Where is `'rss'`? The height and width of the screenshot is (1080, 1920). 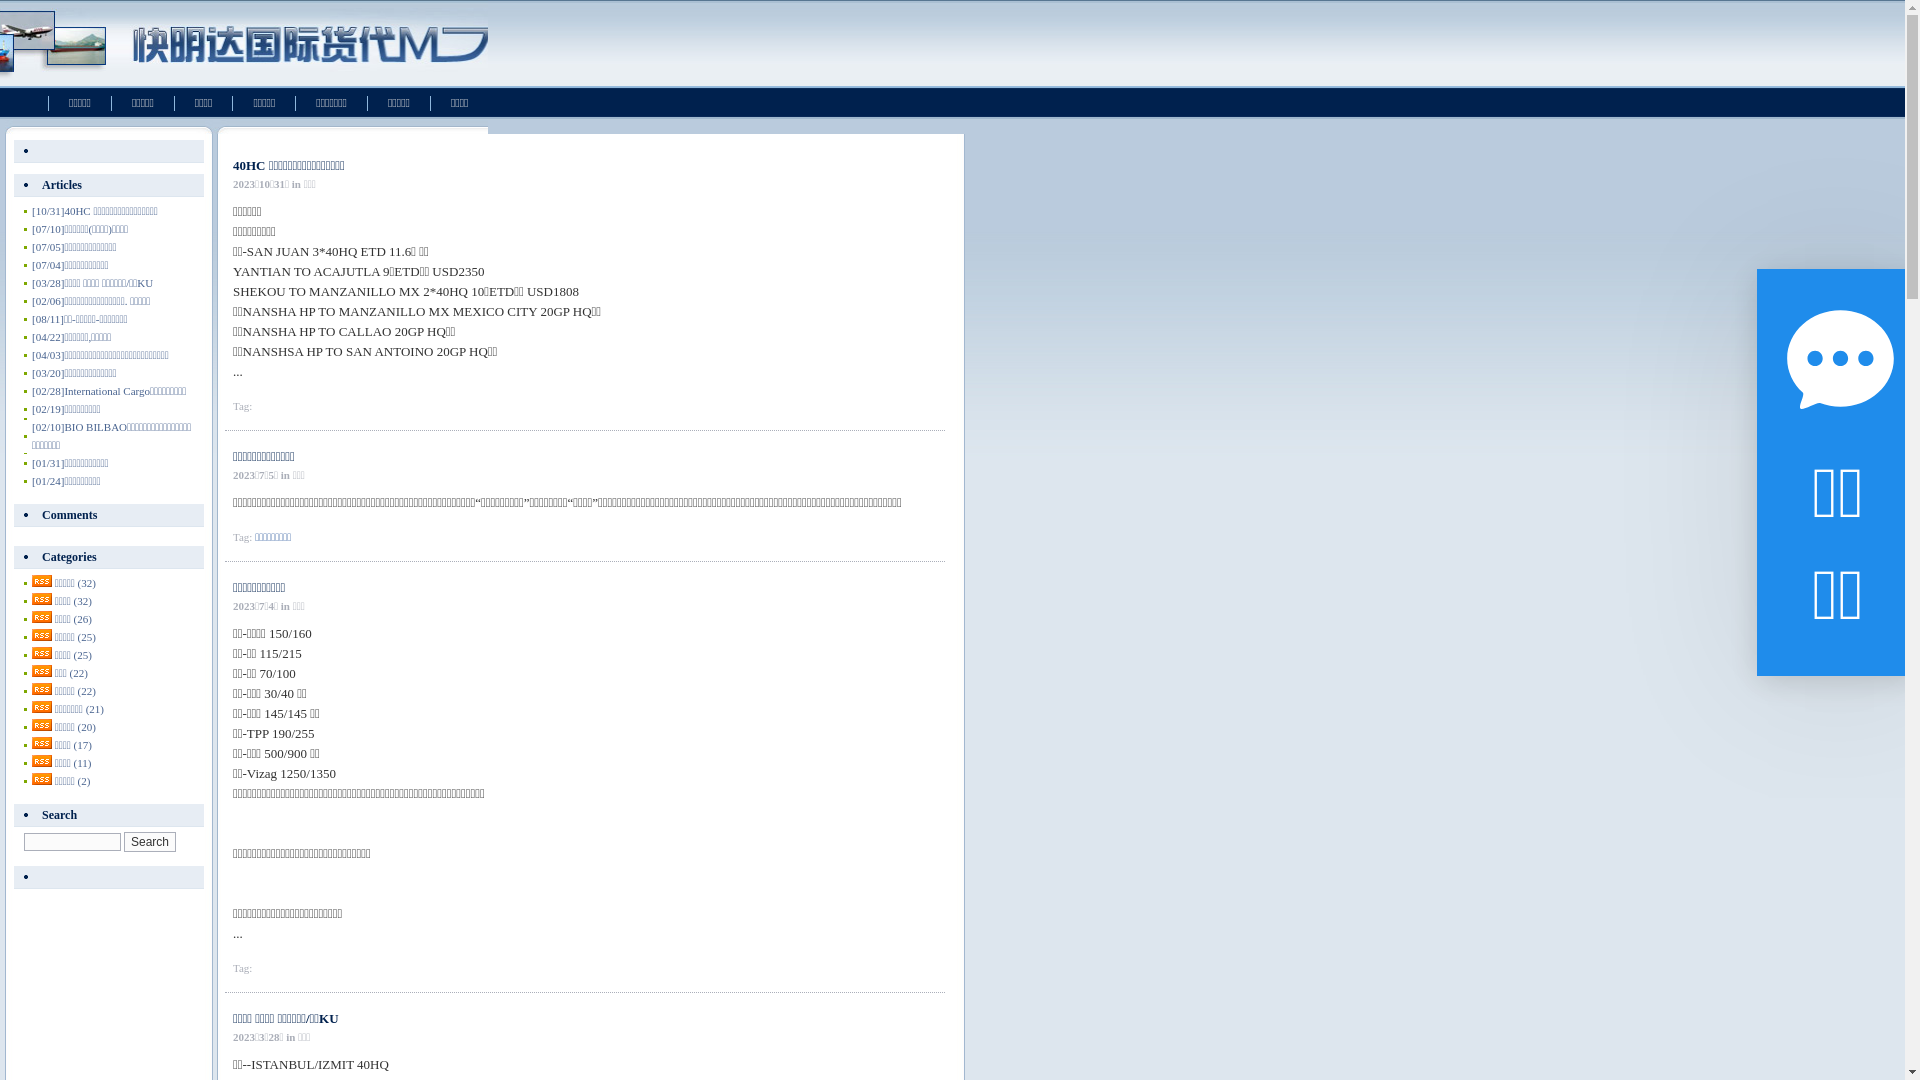 'rss' is located at coordinates (42, 671).